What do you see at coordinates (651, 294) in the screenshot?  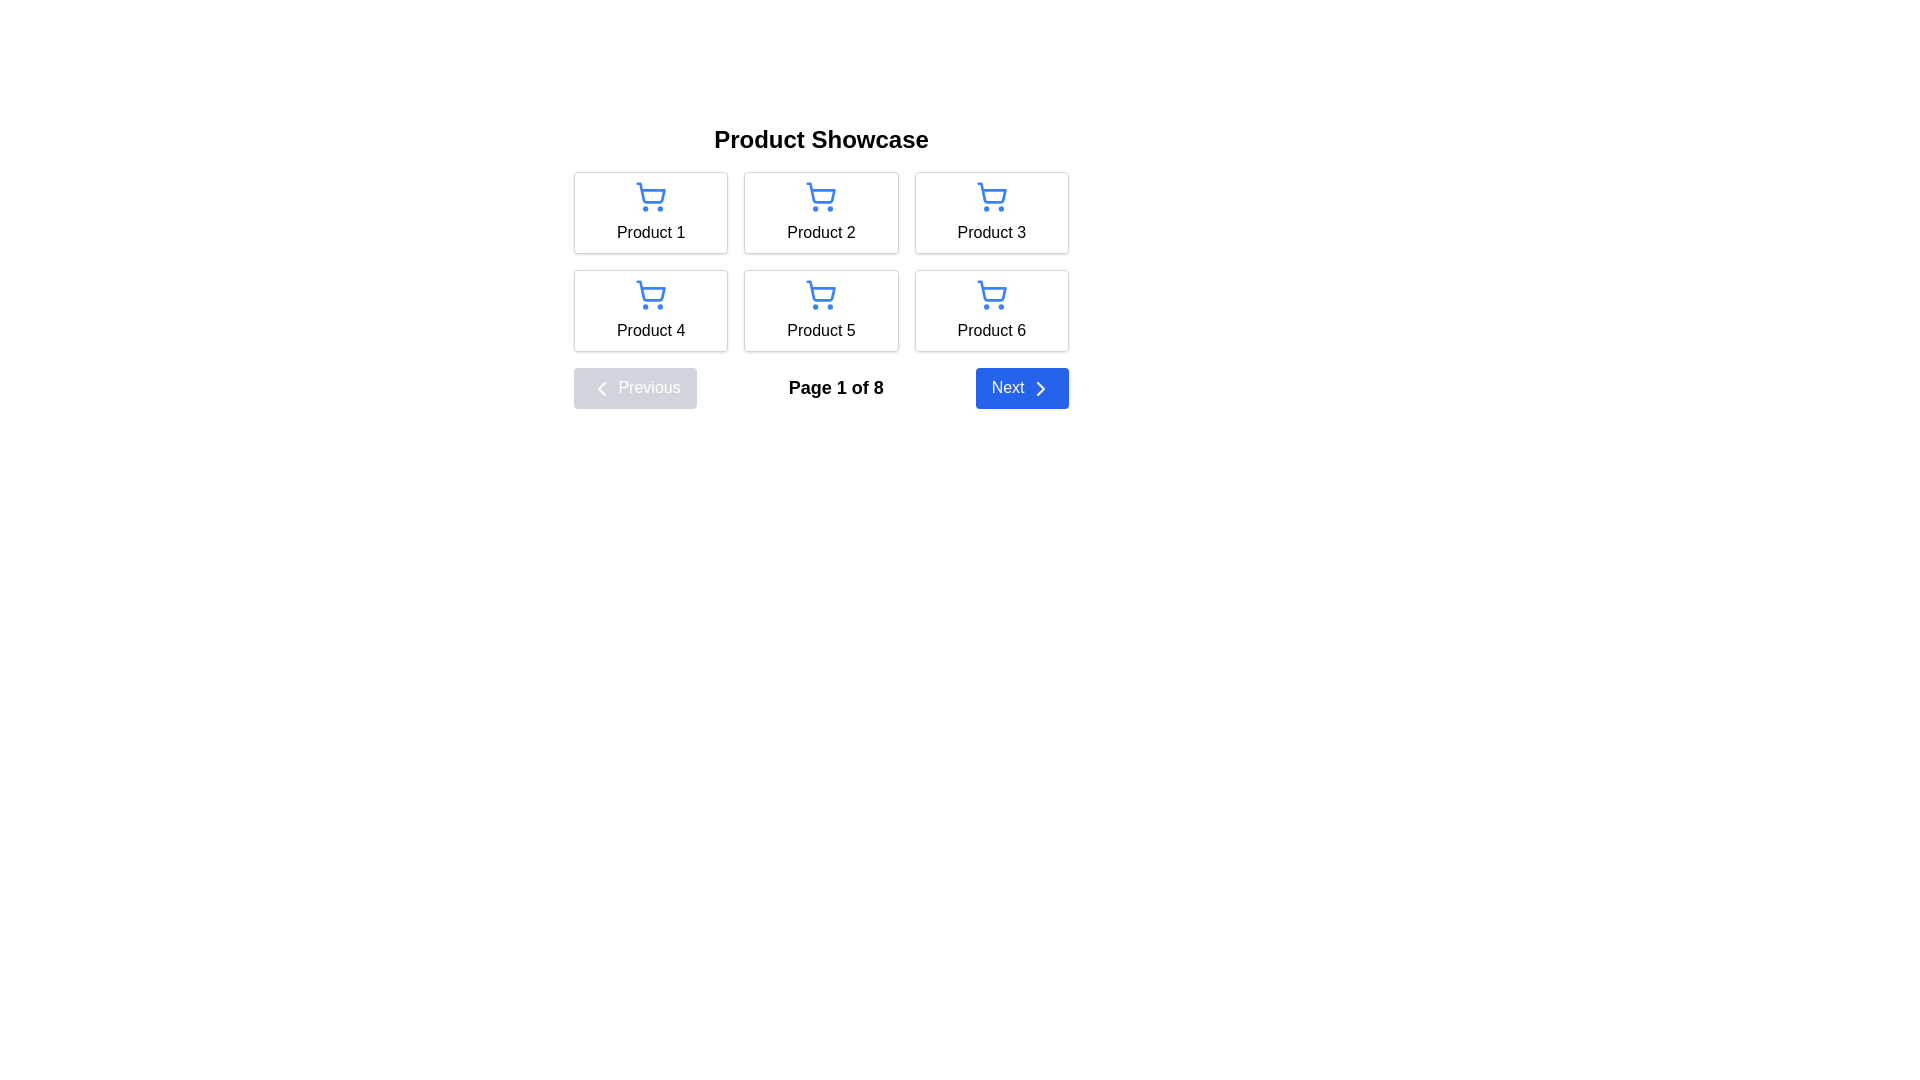 I see `the blue shopping cart icon located at the top center of the 'Product 4' panel` at bounding box center [651, 294].